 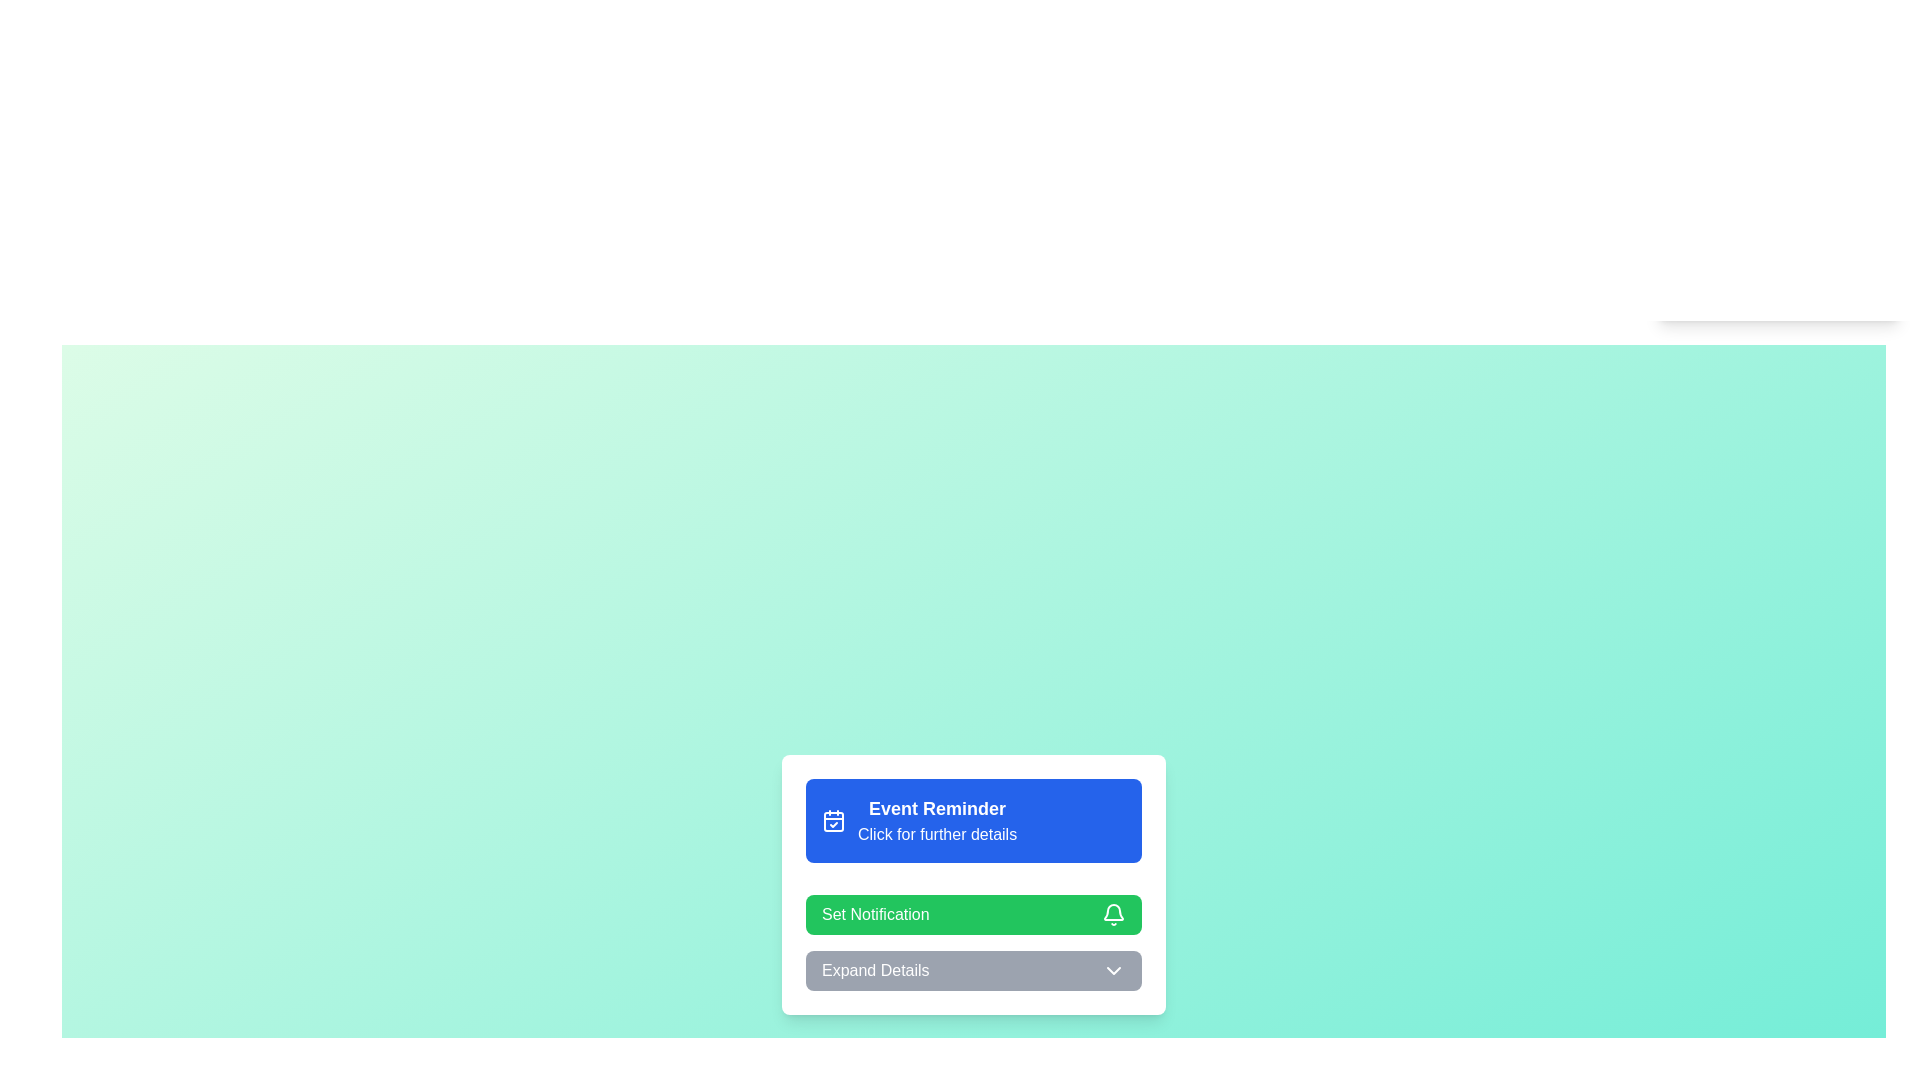 I want to click on the 'Event Reminder' icon located in the blue area of the card layout, positioned to the left above the text 'Click for further details', so click(x=834, y=821).